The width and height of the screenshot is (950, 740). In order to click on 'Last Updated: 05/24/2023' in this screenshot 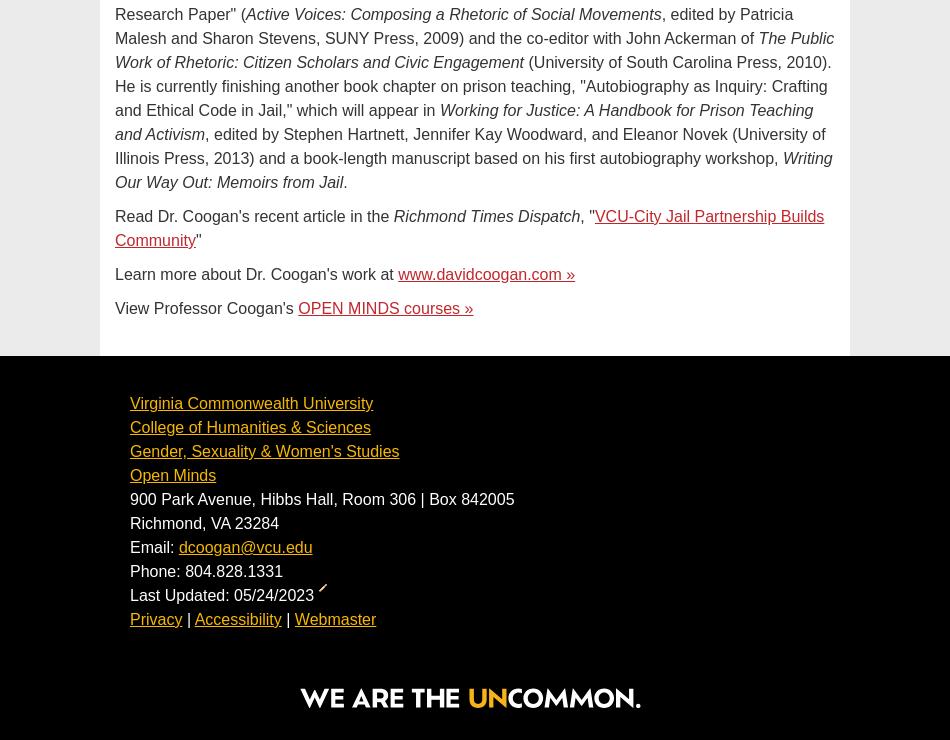, I will do `click(224, 595)`.